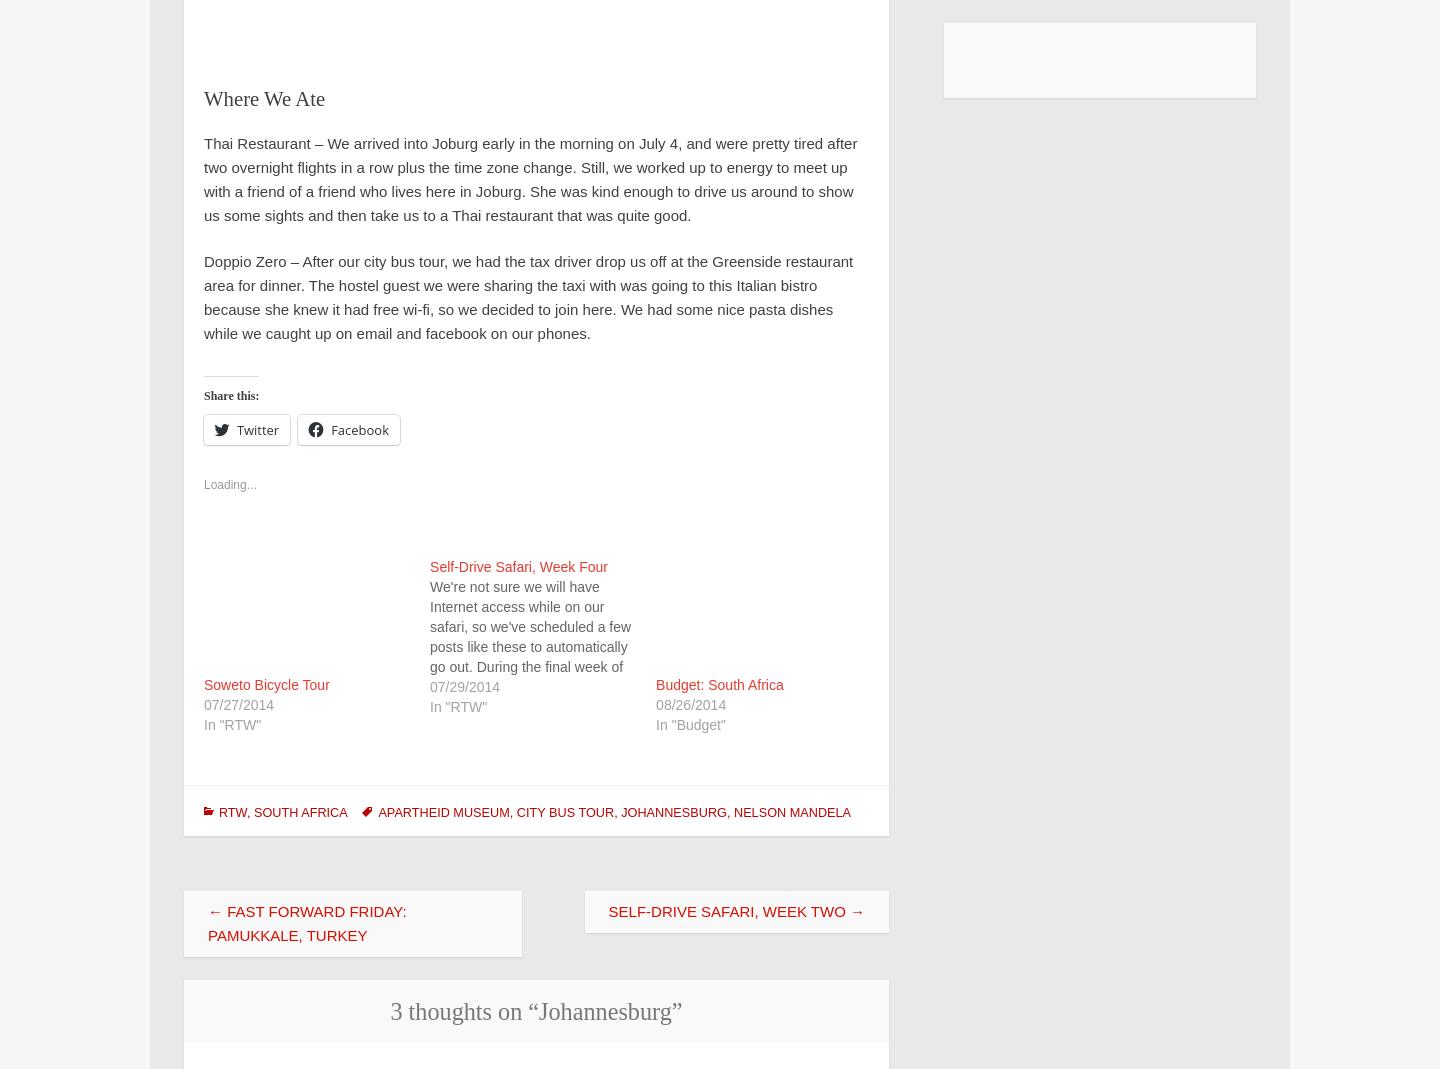 The image size is (1440, 1069). What do you see at coordinates (514, 812) in the screenshot?
I see `'City Bus Tour'` at bounding box center [514, 812].